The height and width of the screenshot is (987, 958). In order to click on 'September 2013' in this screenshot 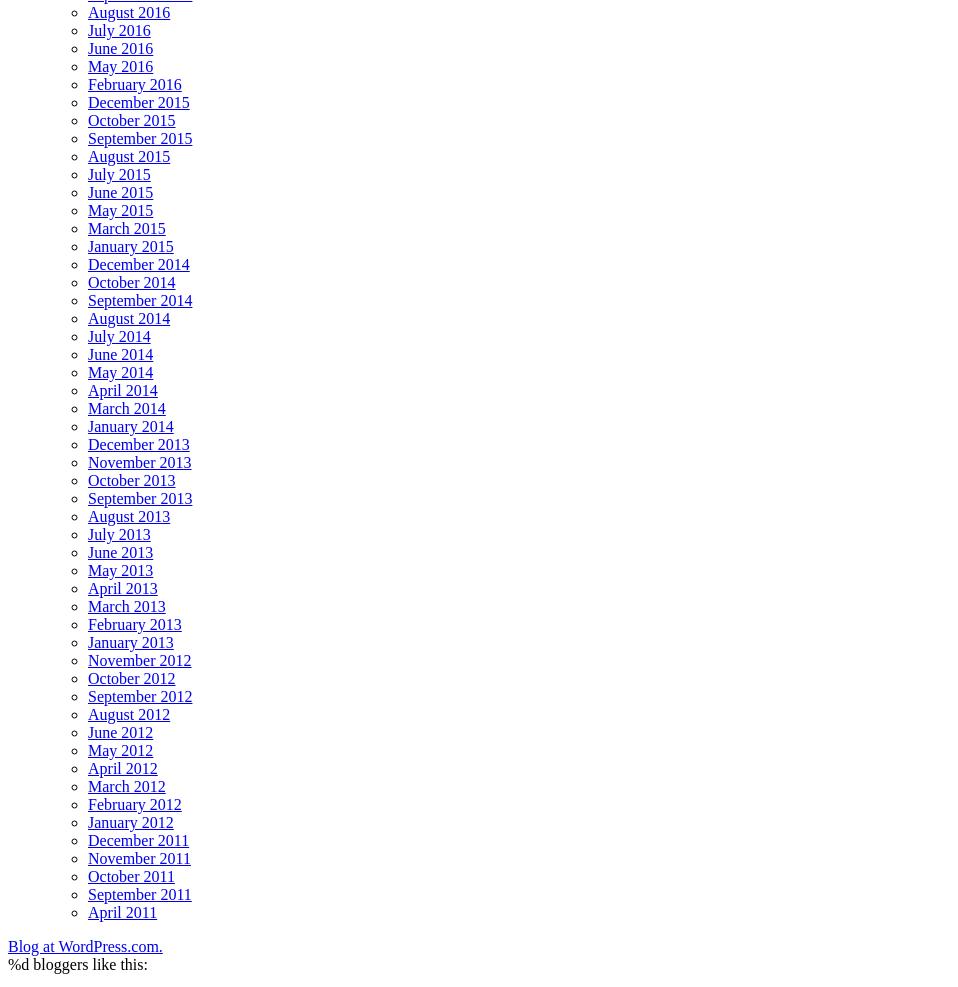, I will do `click(139, 498)`.